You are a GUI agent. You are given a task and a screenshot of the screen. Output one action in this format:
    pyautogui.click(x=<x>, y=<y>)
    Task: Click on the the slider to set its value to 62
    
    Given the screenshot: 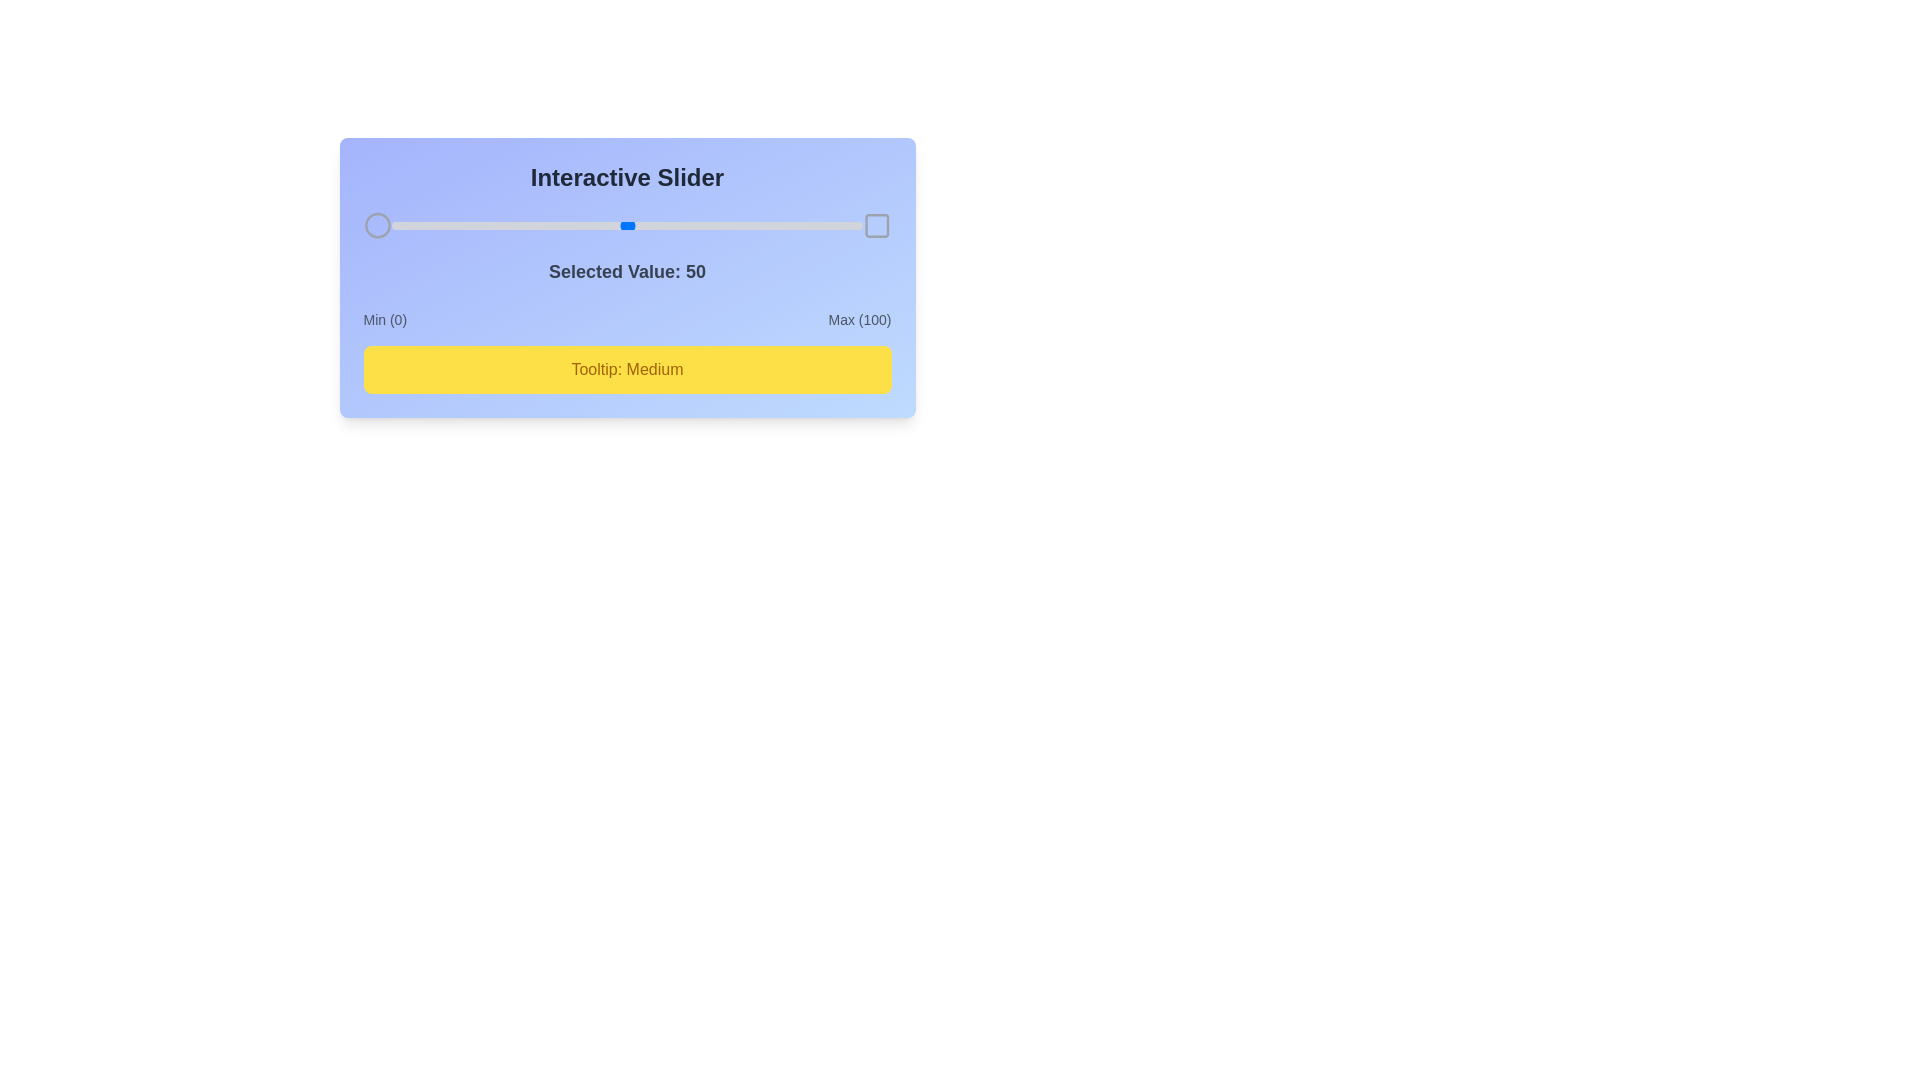 What is the action you would take?
    pyautogui.click(x=684, y=225)
    